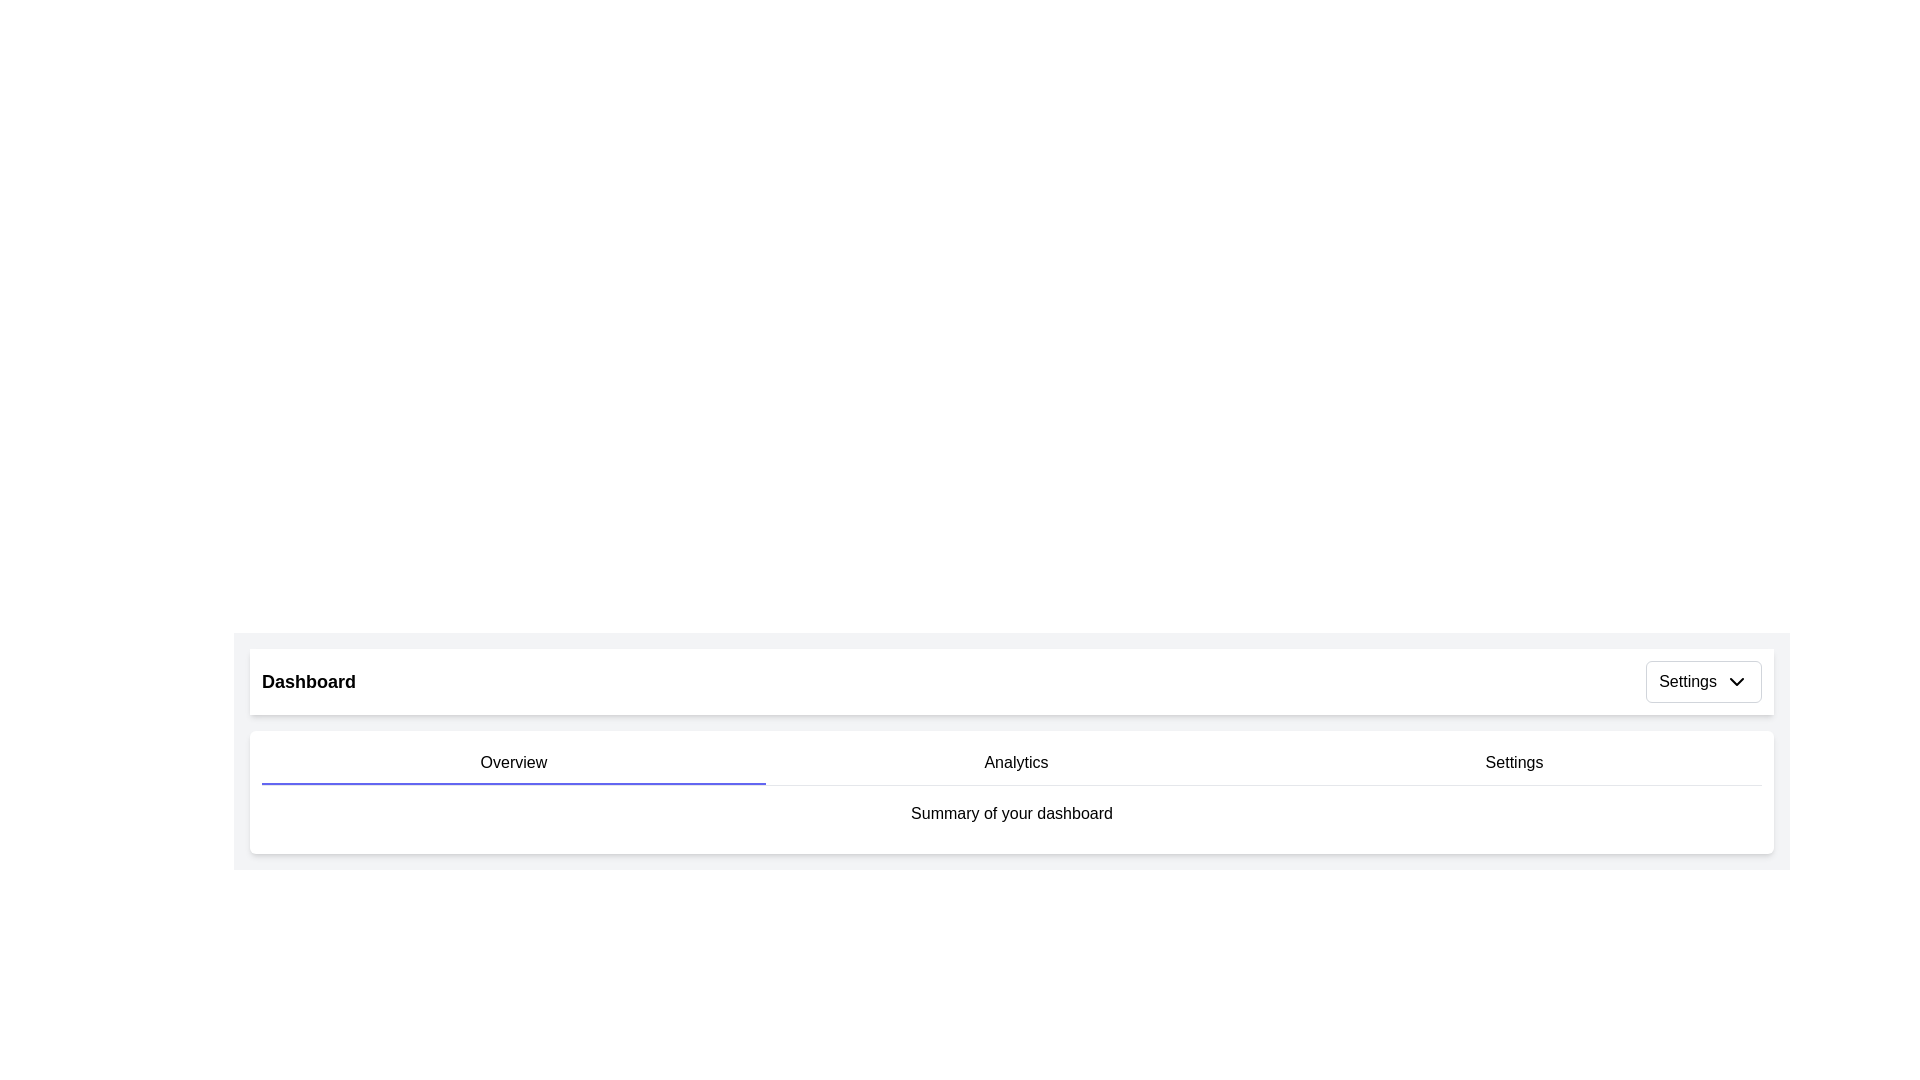 Image resolution: width=1920 pixels, height=1080 pixels. What do you see at coordinates (307, 681) in the screenshot?
I see `the content of the Text Label that serves as a header in the top left section of the application` at bounding box center [307, 681].